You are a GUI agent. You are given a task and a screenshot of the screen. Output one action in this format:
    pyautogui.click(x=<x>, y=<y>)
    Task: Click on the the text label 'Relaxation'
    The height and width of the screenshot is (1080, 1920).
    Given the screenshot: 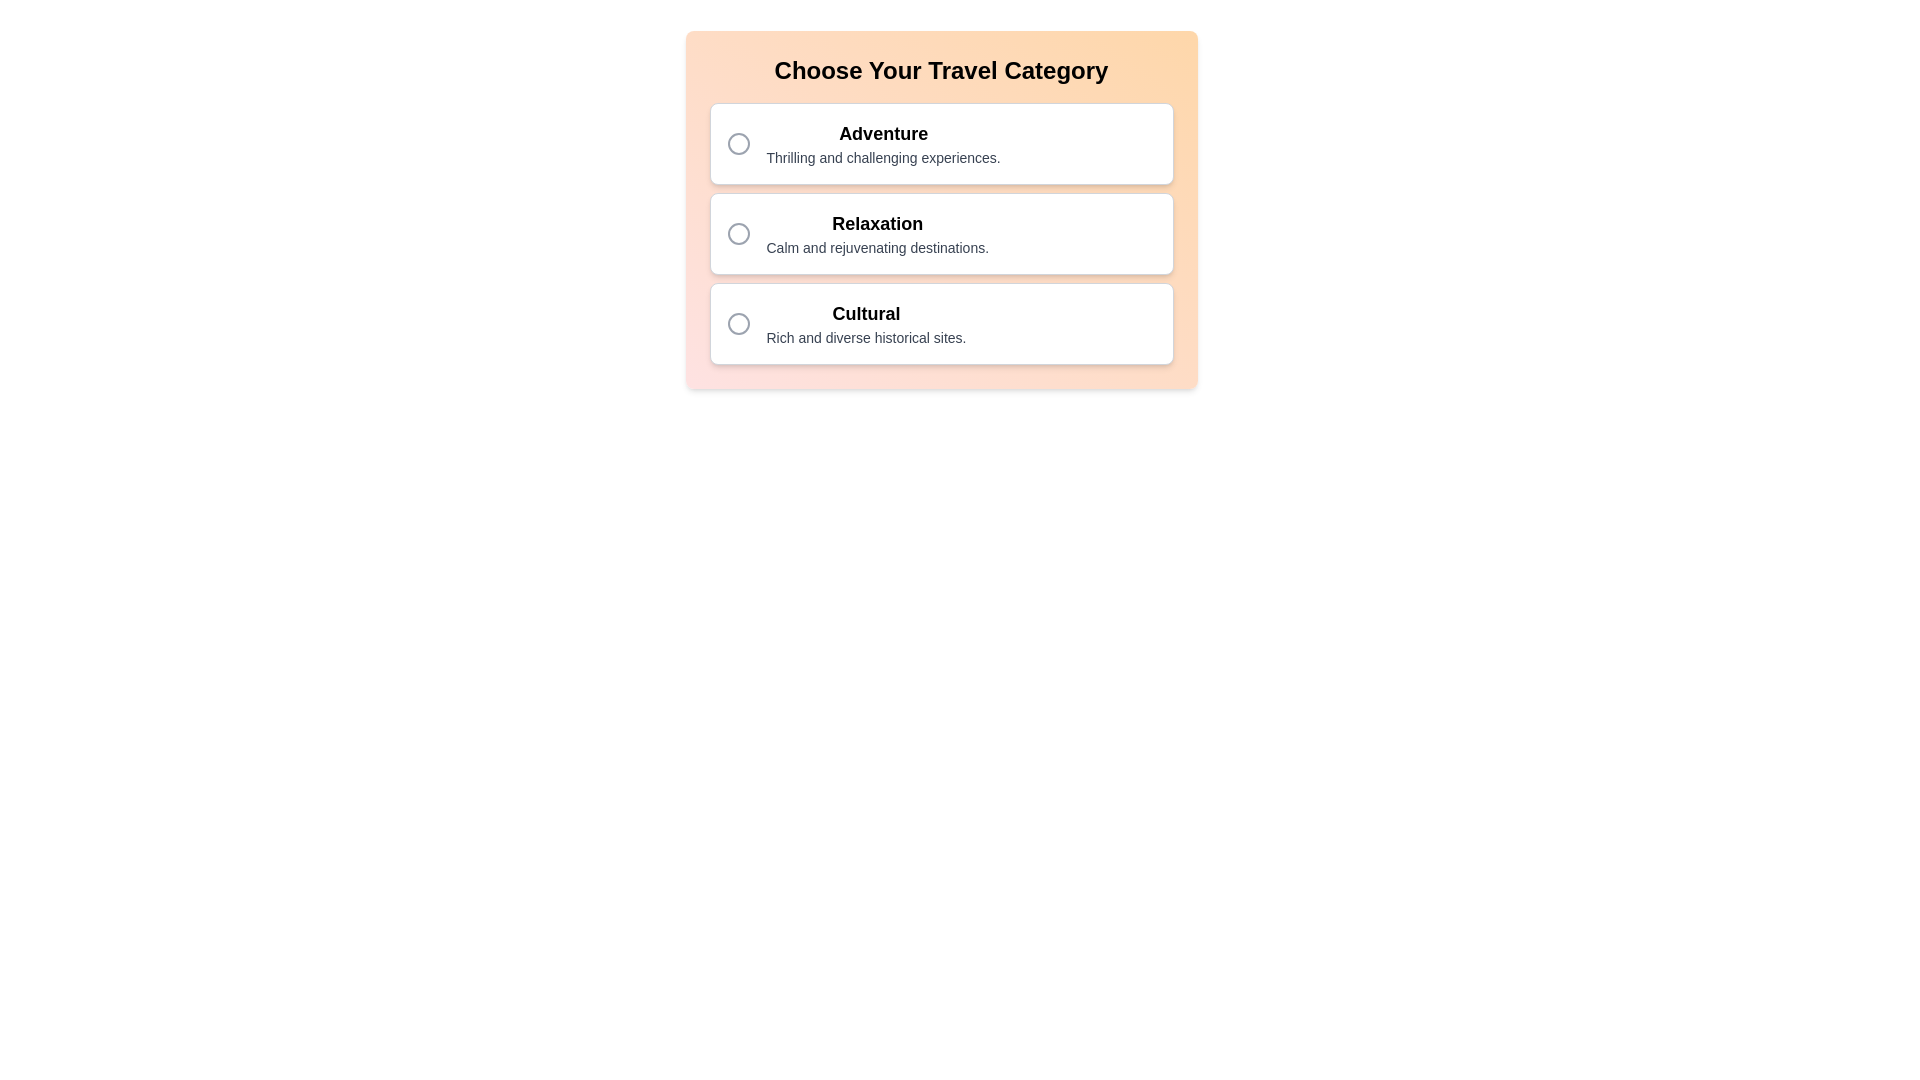 What is the action you would take?
    pyautogui.click(x=877, y=223)
    